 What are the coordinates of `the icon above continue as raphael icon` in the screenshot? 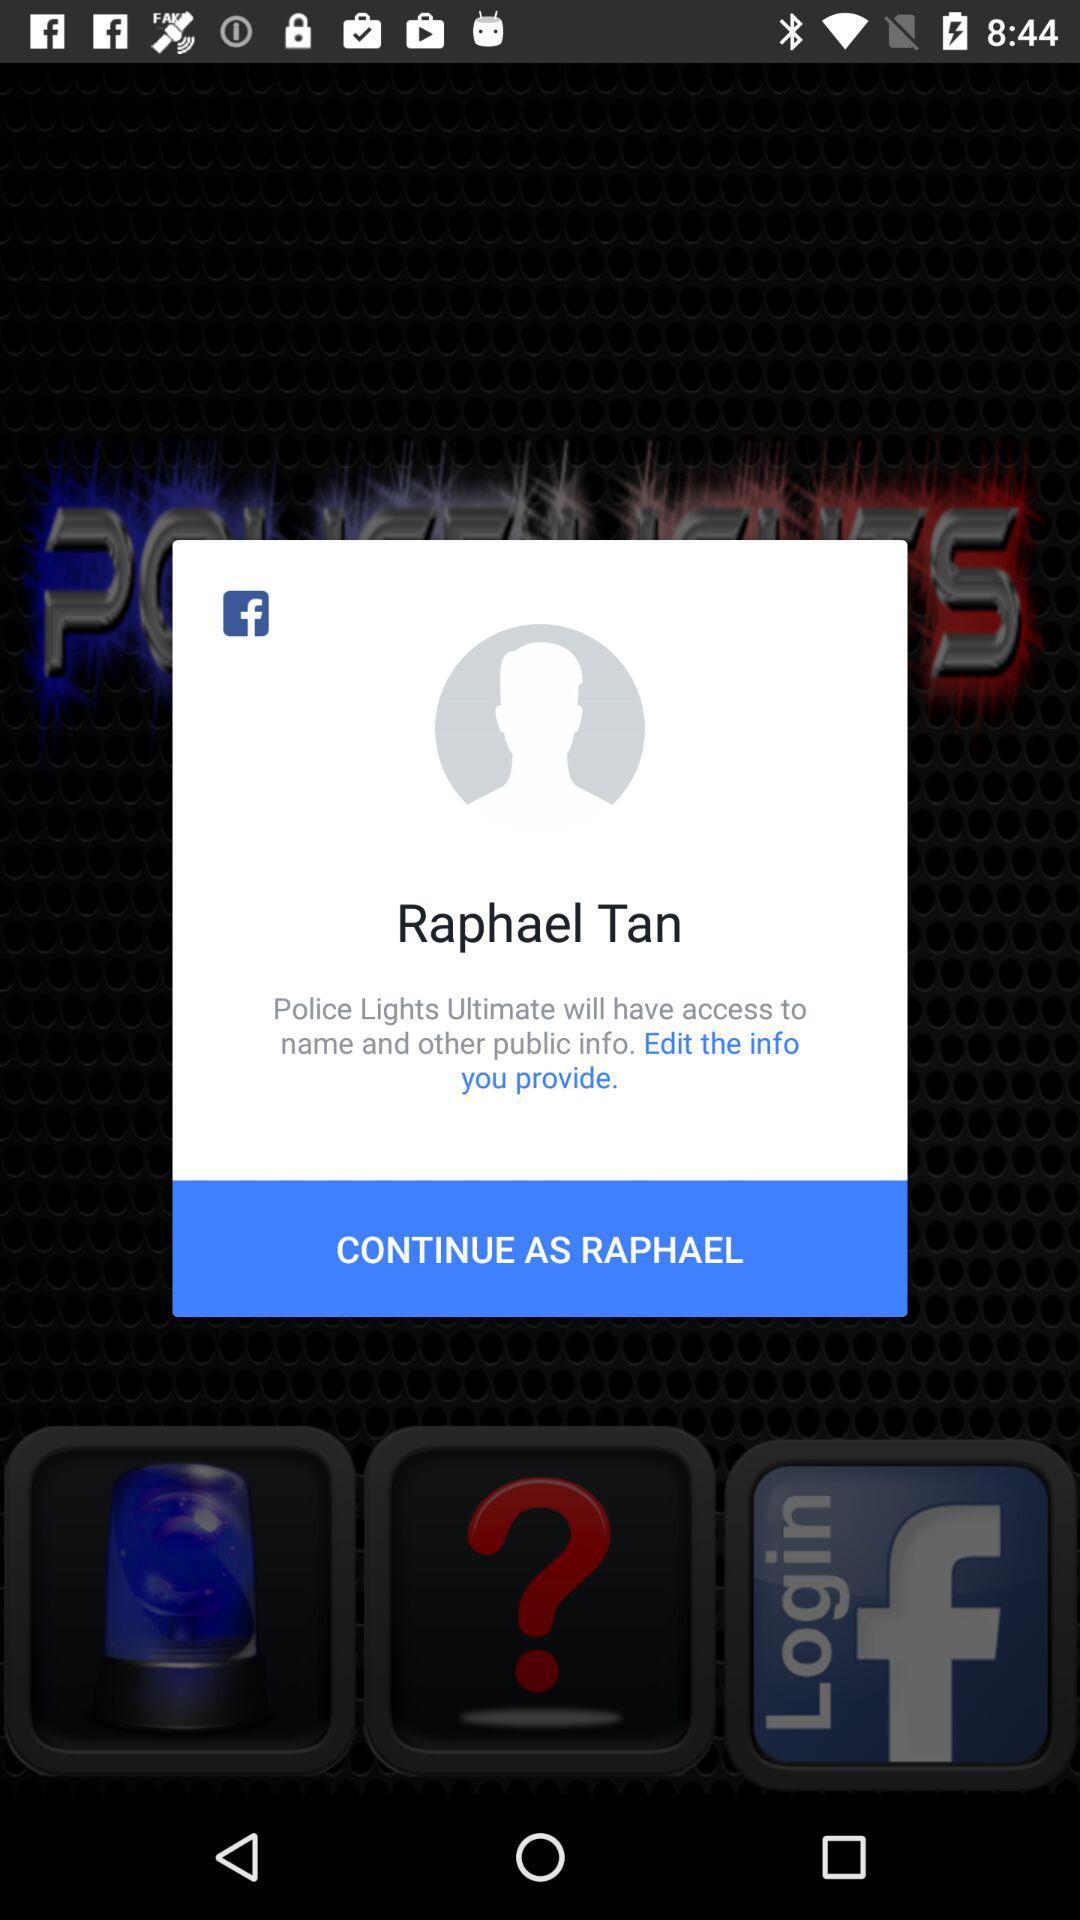 It's located at (540, 1041).